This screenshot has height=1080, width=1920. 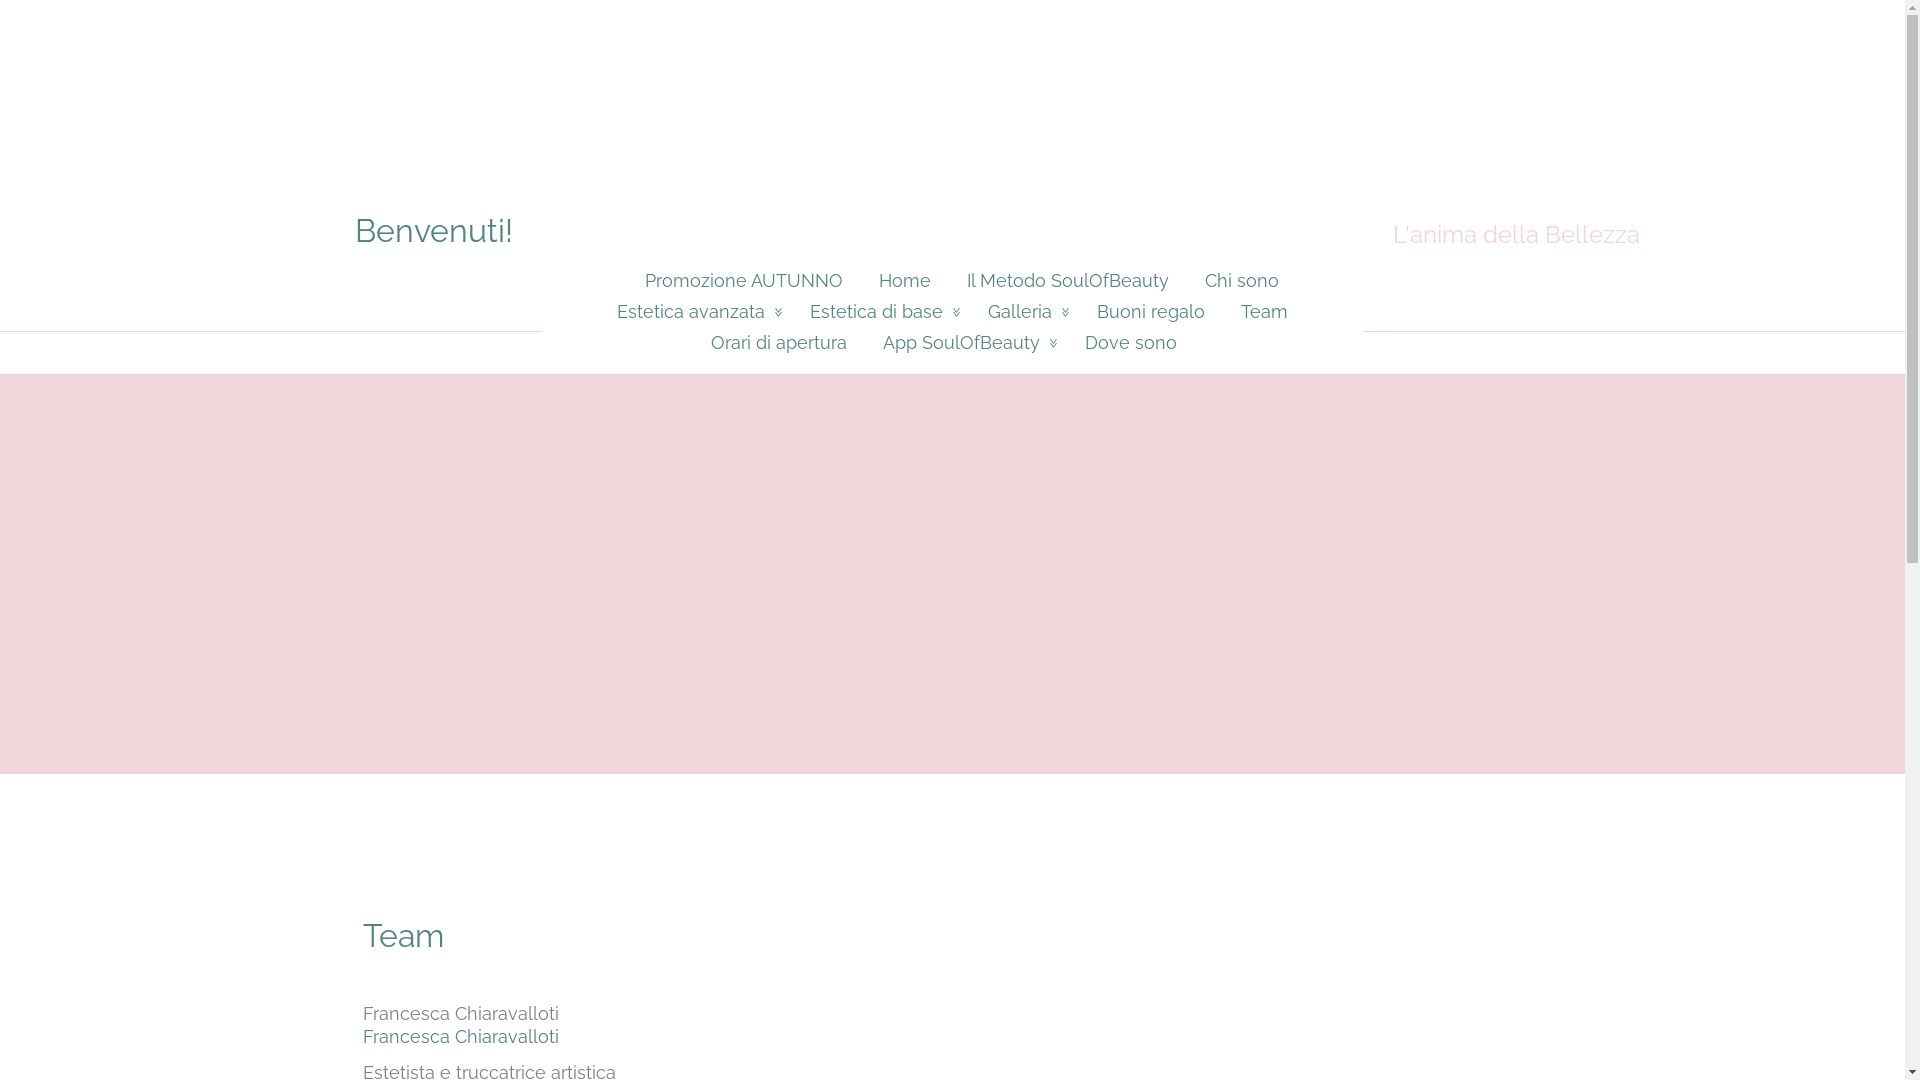 What do you see at coordinates (1185, 280) in the screenshot?
I see `'Chi sono'` at bounding box center [1185, 280].